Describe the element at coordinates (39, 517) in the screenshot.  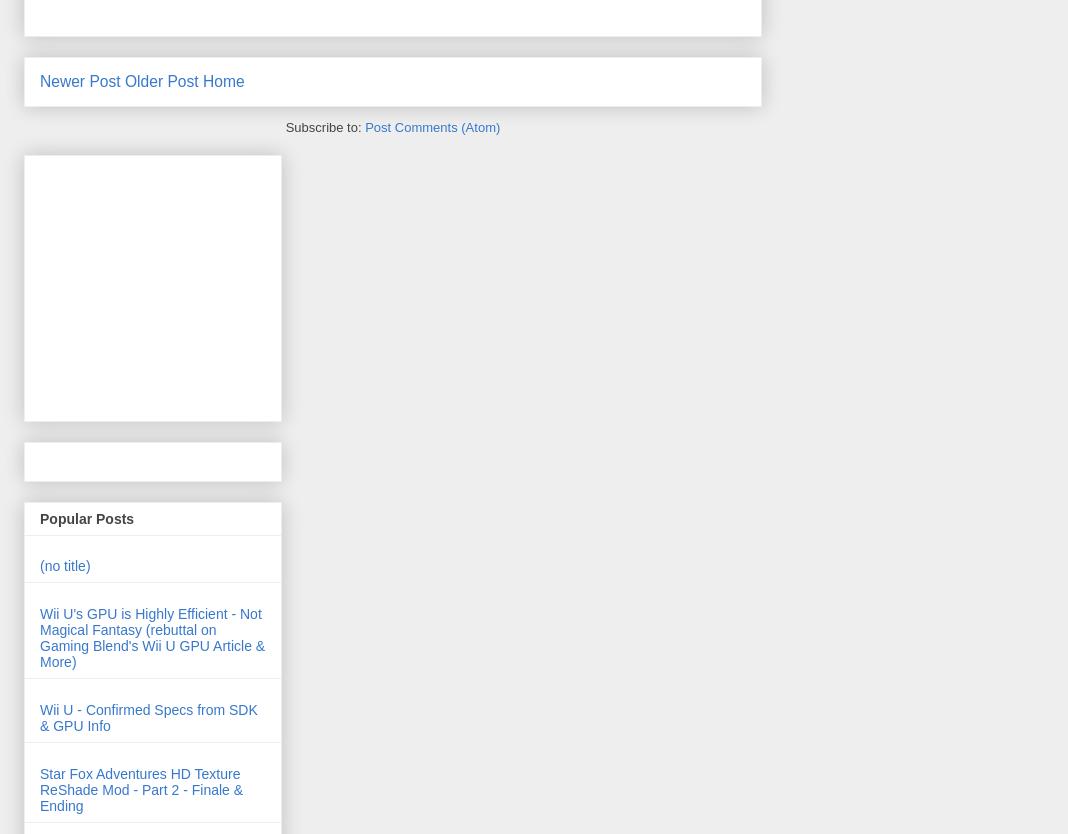
I see `'Popular Posts'` at that location.